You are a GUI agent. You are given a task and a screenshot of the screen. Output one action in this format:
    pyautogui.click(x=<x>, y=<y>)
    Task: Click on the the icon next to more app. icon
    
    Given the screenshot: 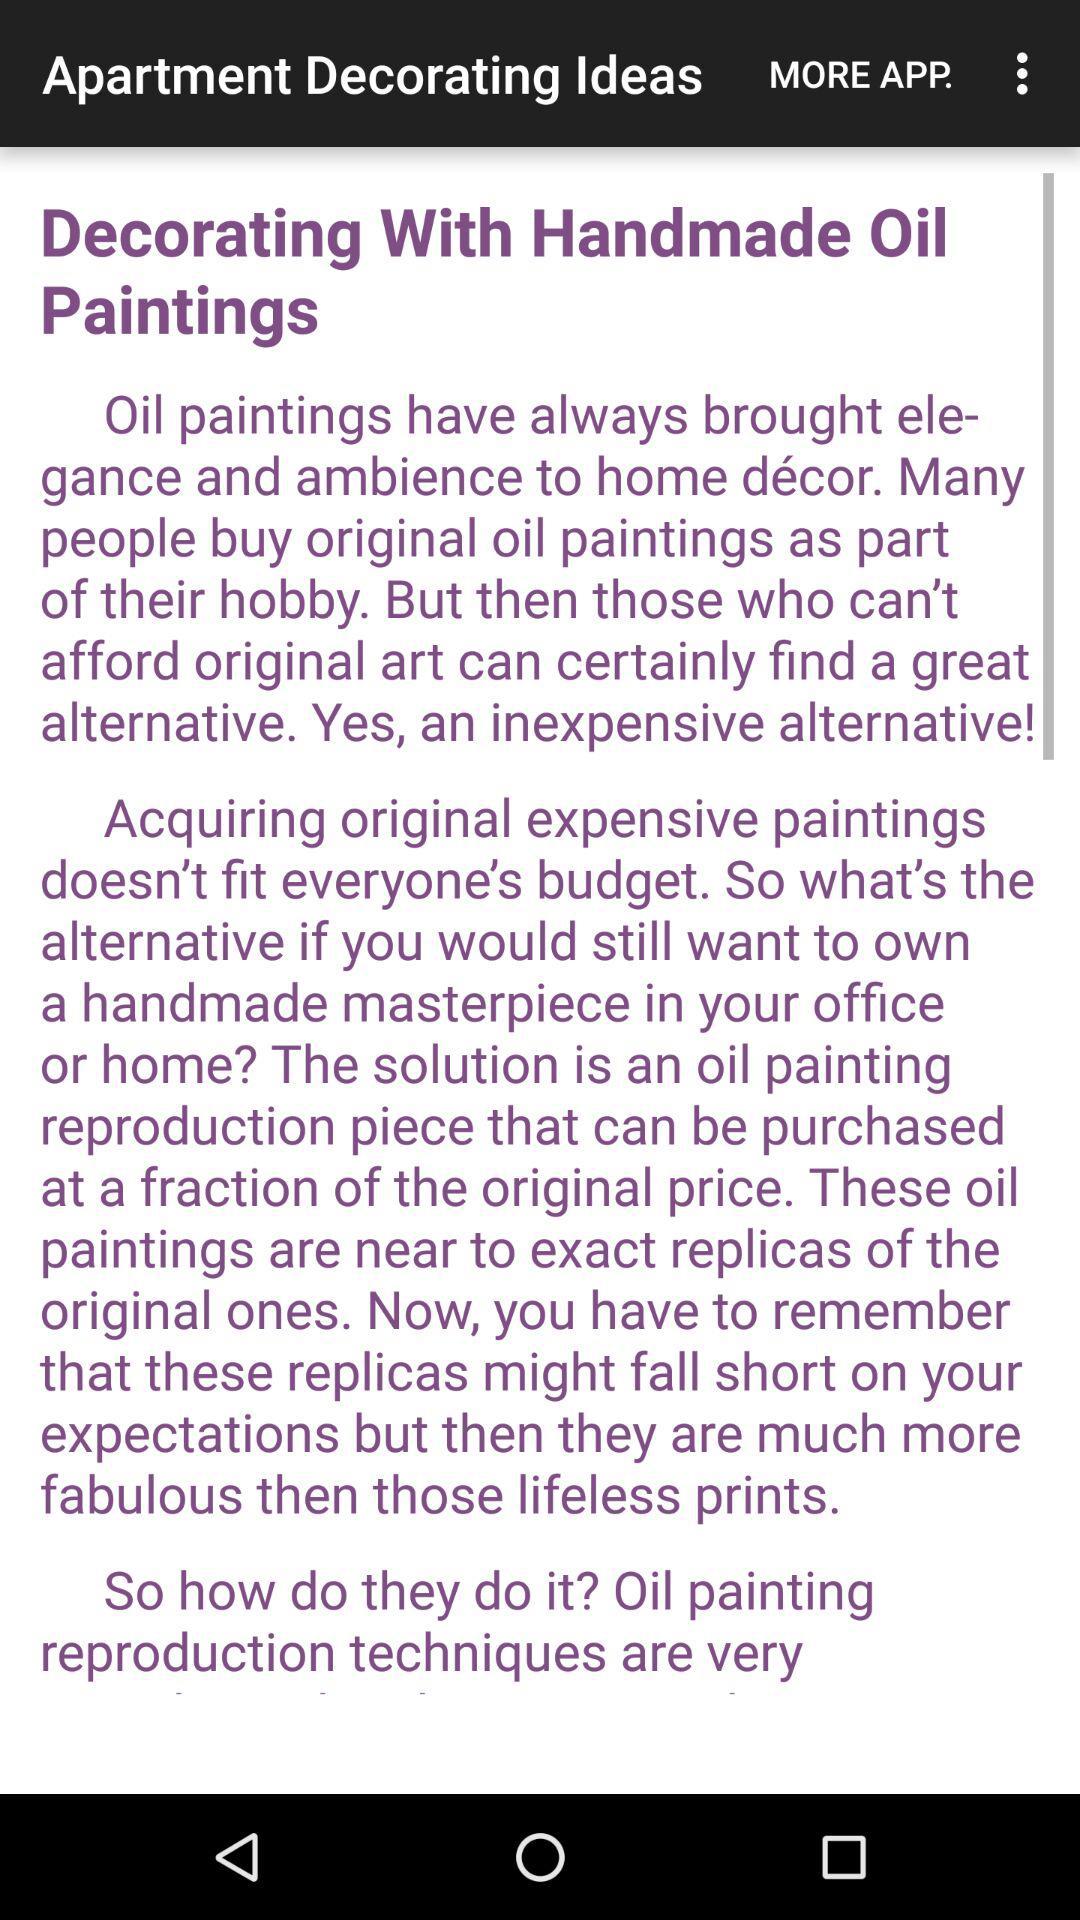 What is the action you would take?
    pyautogui.click(x=1027, y=73)
    